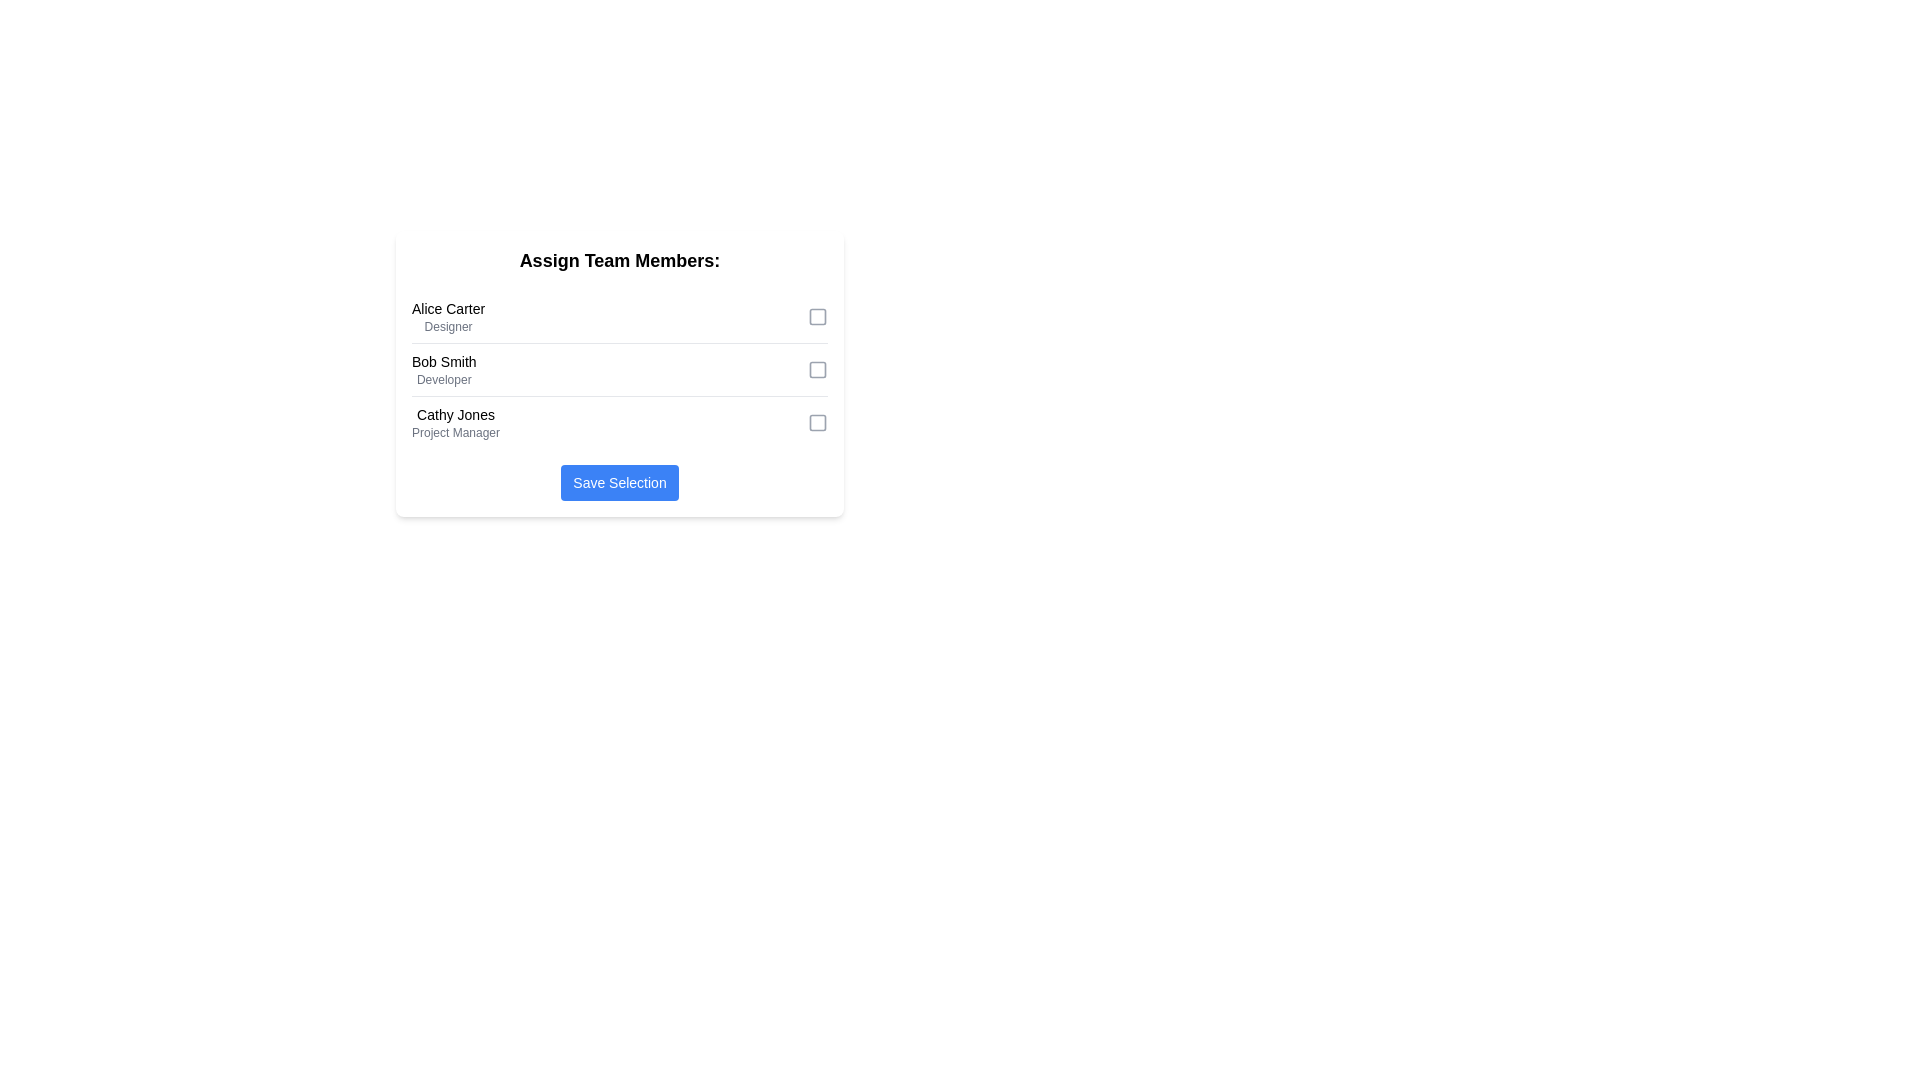 The width and height of the screenshot is (1920, 1080). What do you see at coordinates (443, 370) in the screenshot?
I see `the second entry in the vertical list of team members displaying a team member's name and designation` at bounding box center [443, 370].